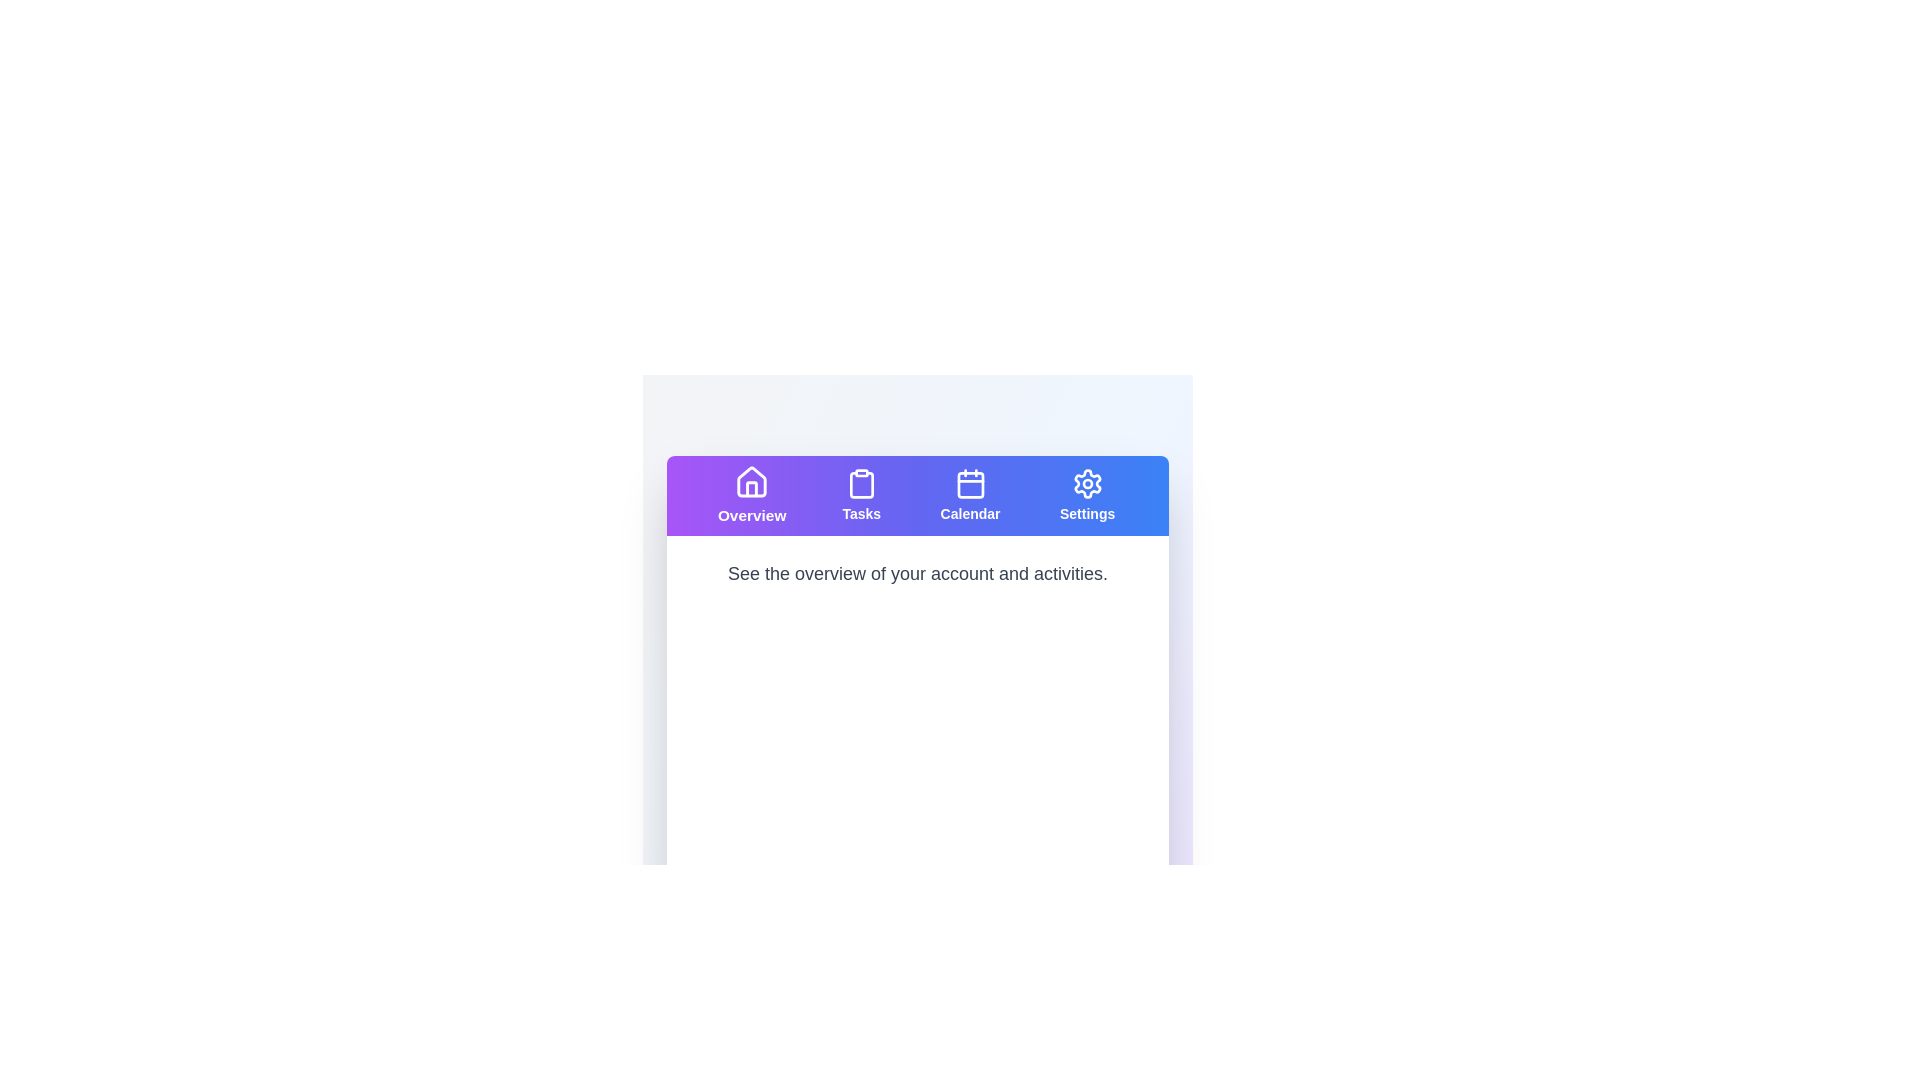  What do you see at coordinates (861, 485) in the screenshot?
I see `the 'Tasks' tab icon in the navigation bar` at bounding box center [861, 485].